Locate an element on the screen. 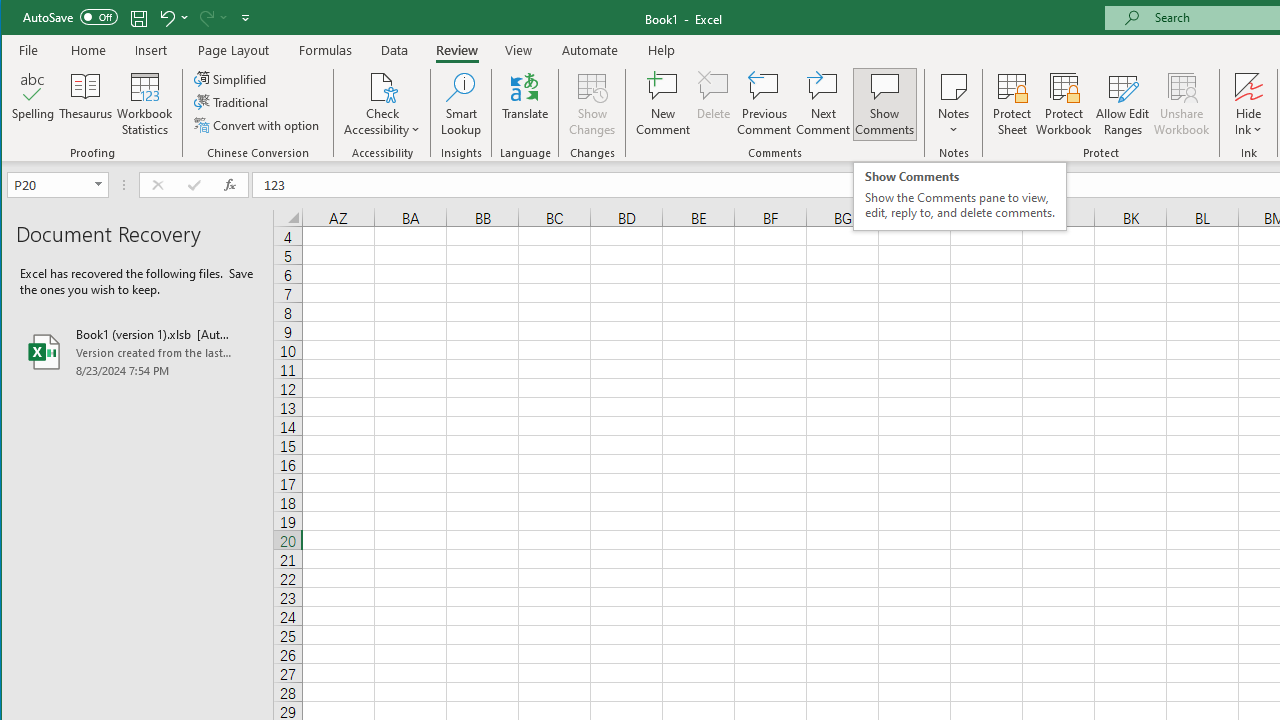 The height and width of the screenshot is (720, 1280). 'Notes' is located at coordinates (953, 104).